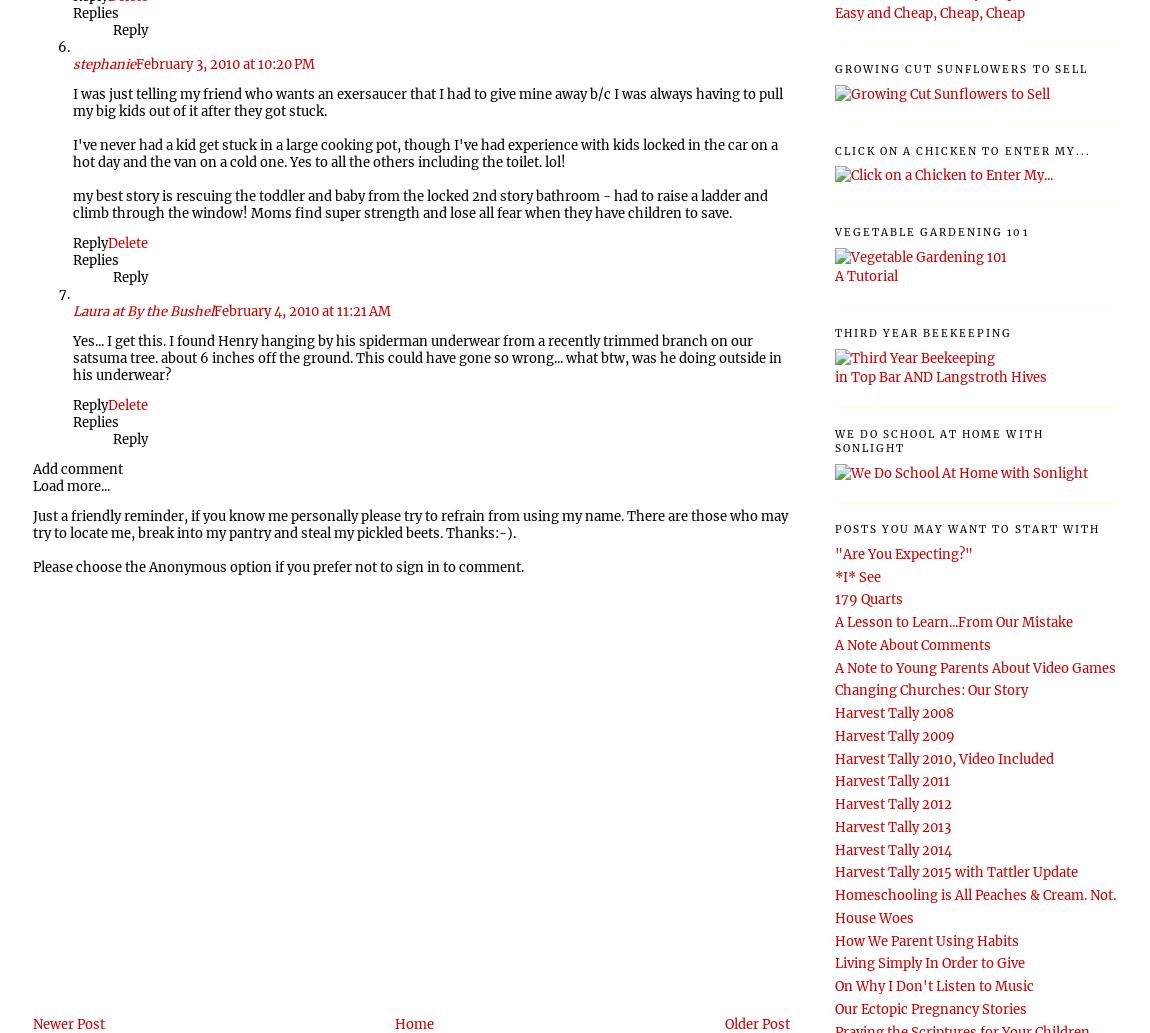  What do you see at coordinates (102, 64) in the screenshot?
I see `'stephanie'` at bounding box center [102, 64].